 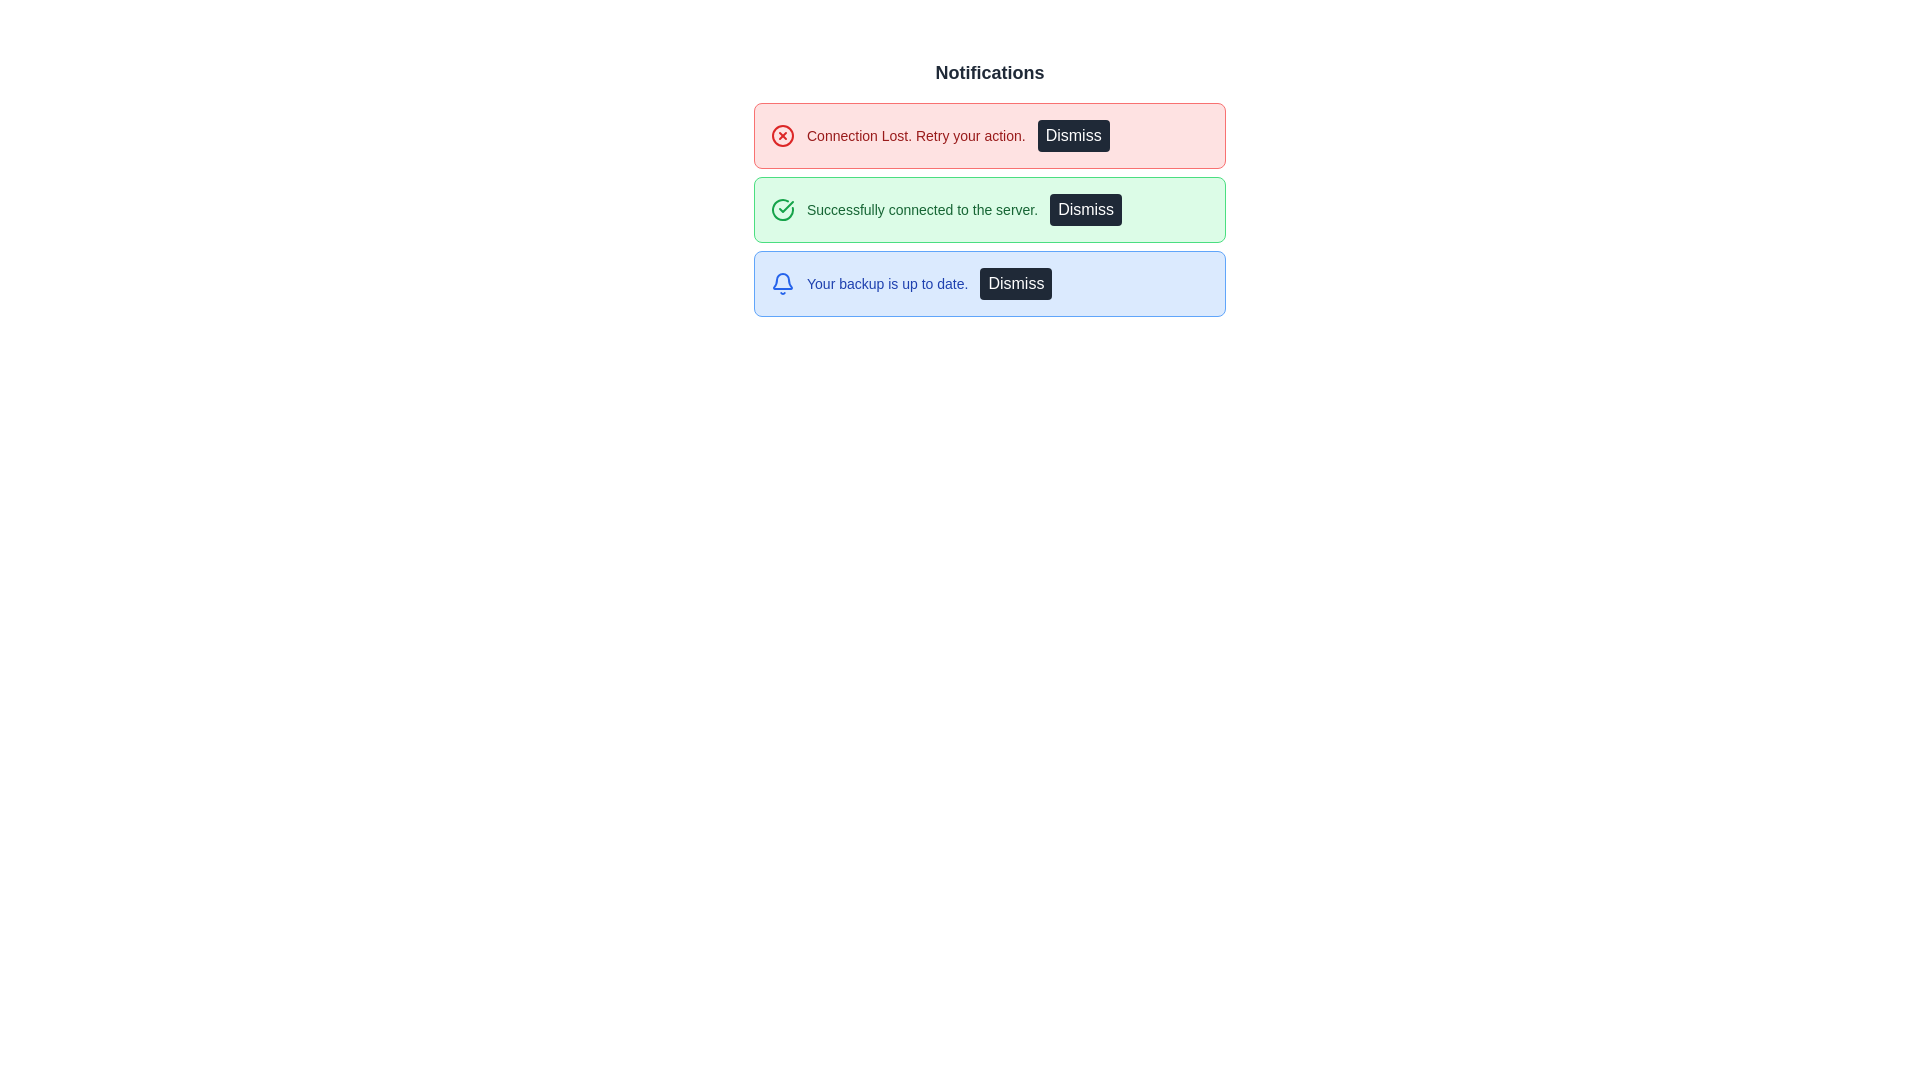 I want to click on the warning or error icon located in the top notification bar, to the left of the text 'Connection Lost. Retry your action.', so click(x=781, y=135).